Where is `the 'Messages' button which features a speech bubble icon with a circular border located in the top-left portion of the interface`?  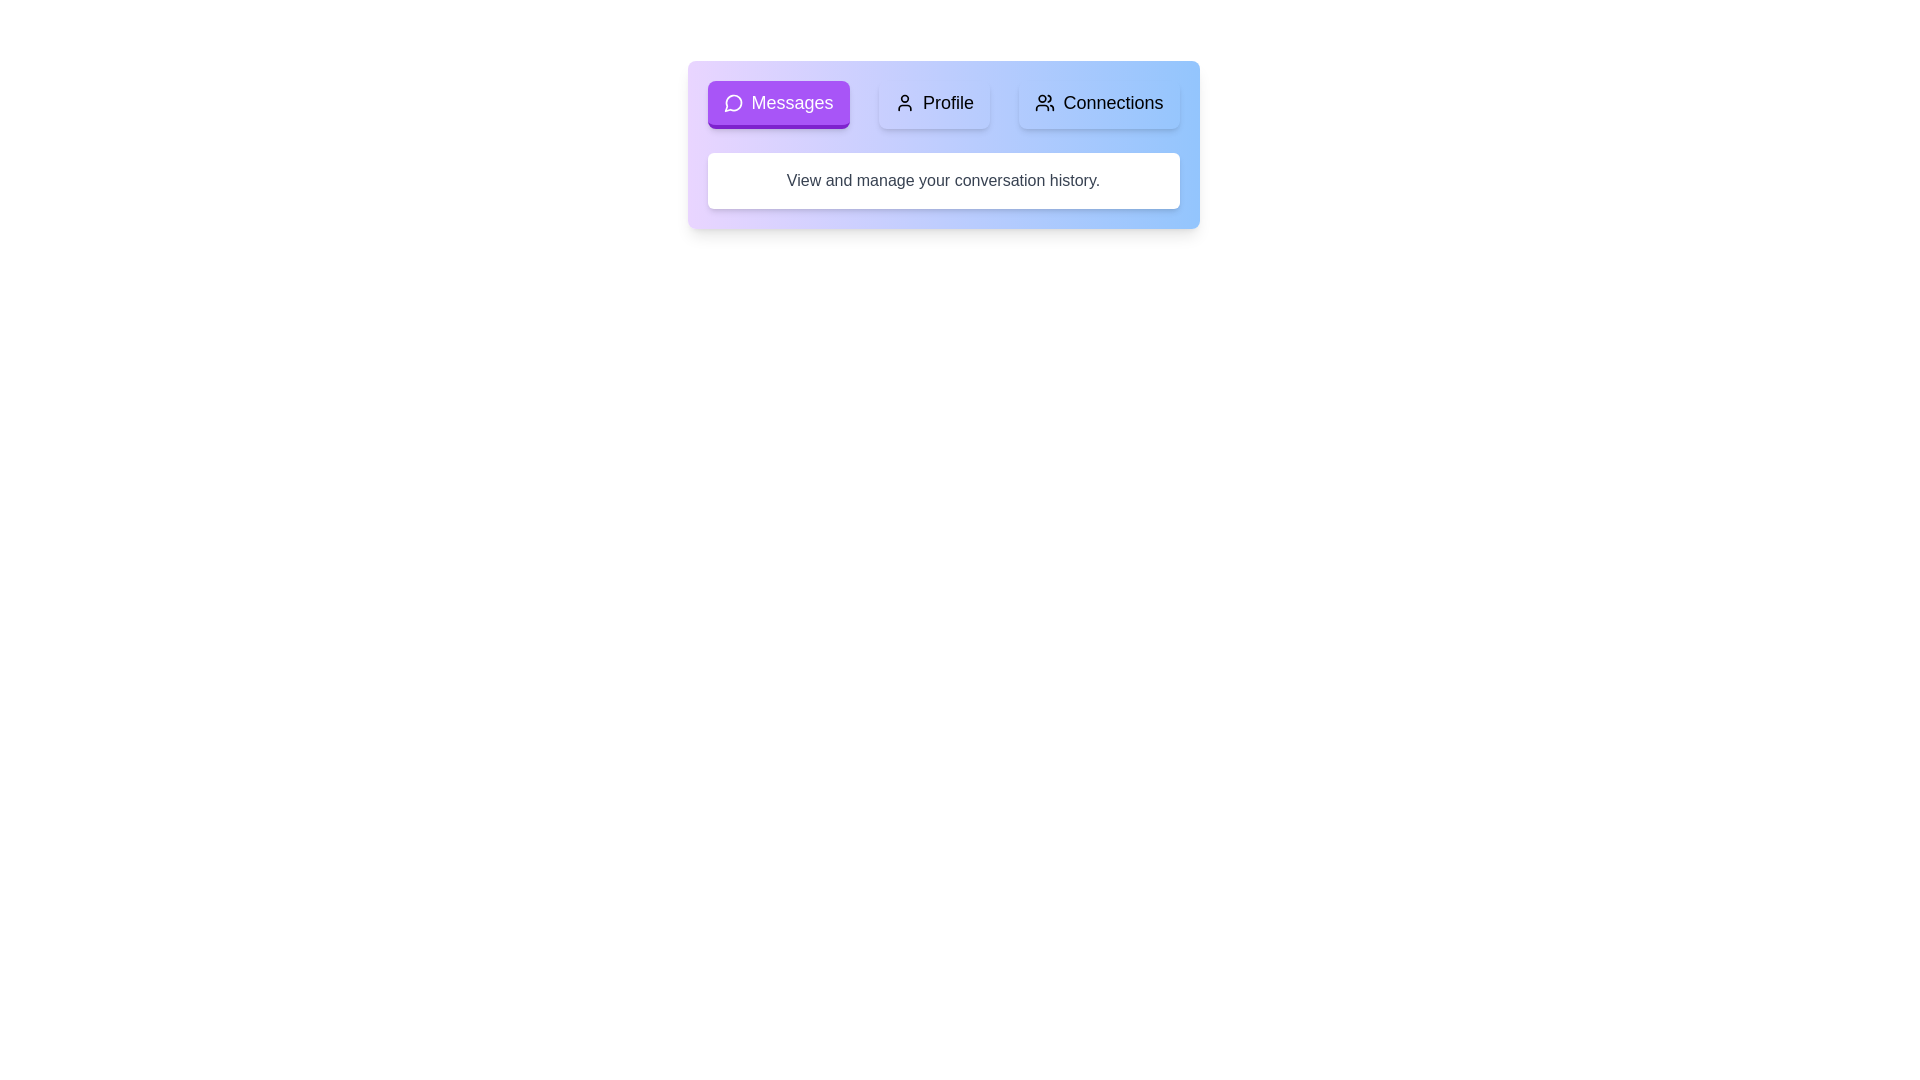
the 'Messages' button which features a speech bubble icon with a circular border located in the top-left portion of the interface is located at coordinates (732, 103).